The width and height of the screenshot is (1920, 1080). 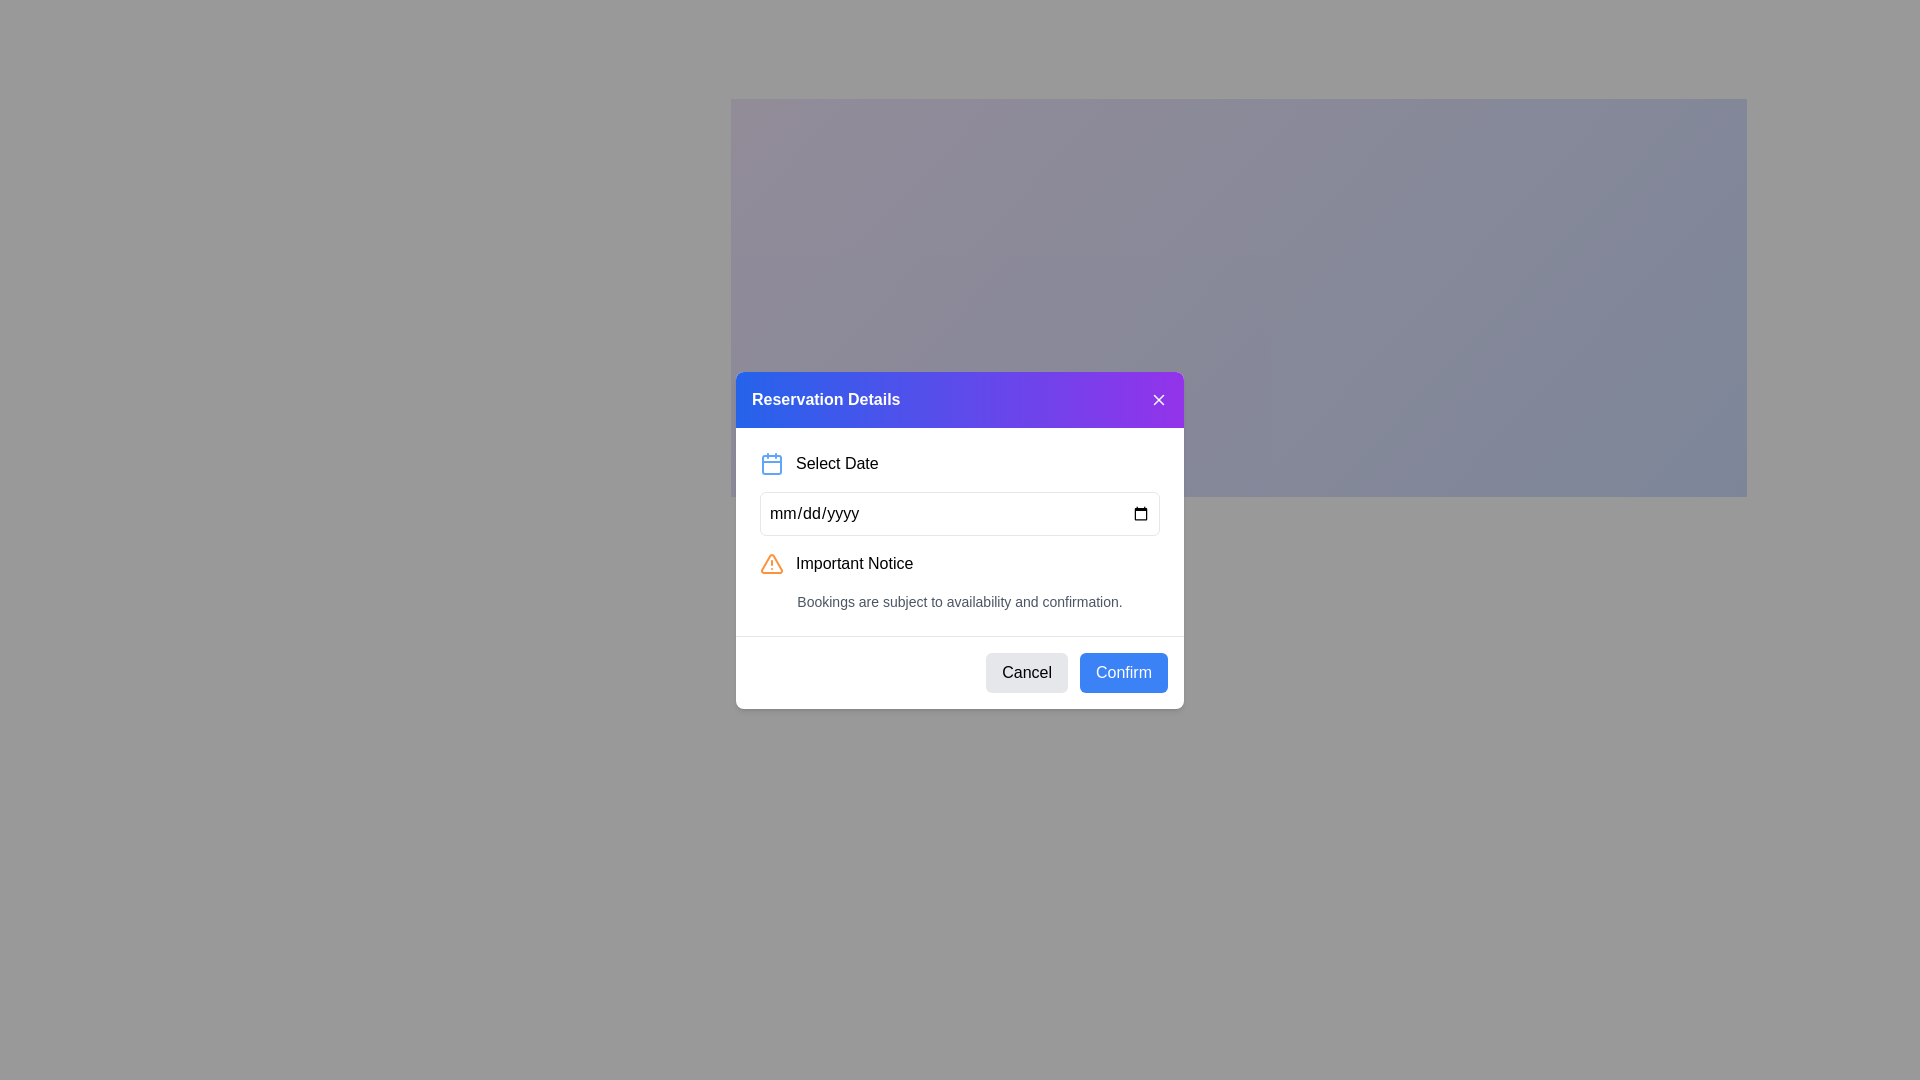 What do you see at coordinates (771, 563) in the screenshot?
I see `the visual indicator icon located in the middle section of the 'Reservation Details' modal dialog, which is positioned below the date selection field and above the 'Important Notice' text` at bounding box center [771, 563].